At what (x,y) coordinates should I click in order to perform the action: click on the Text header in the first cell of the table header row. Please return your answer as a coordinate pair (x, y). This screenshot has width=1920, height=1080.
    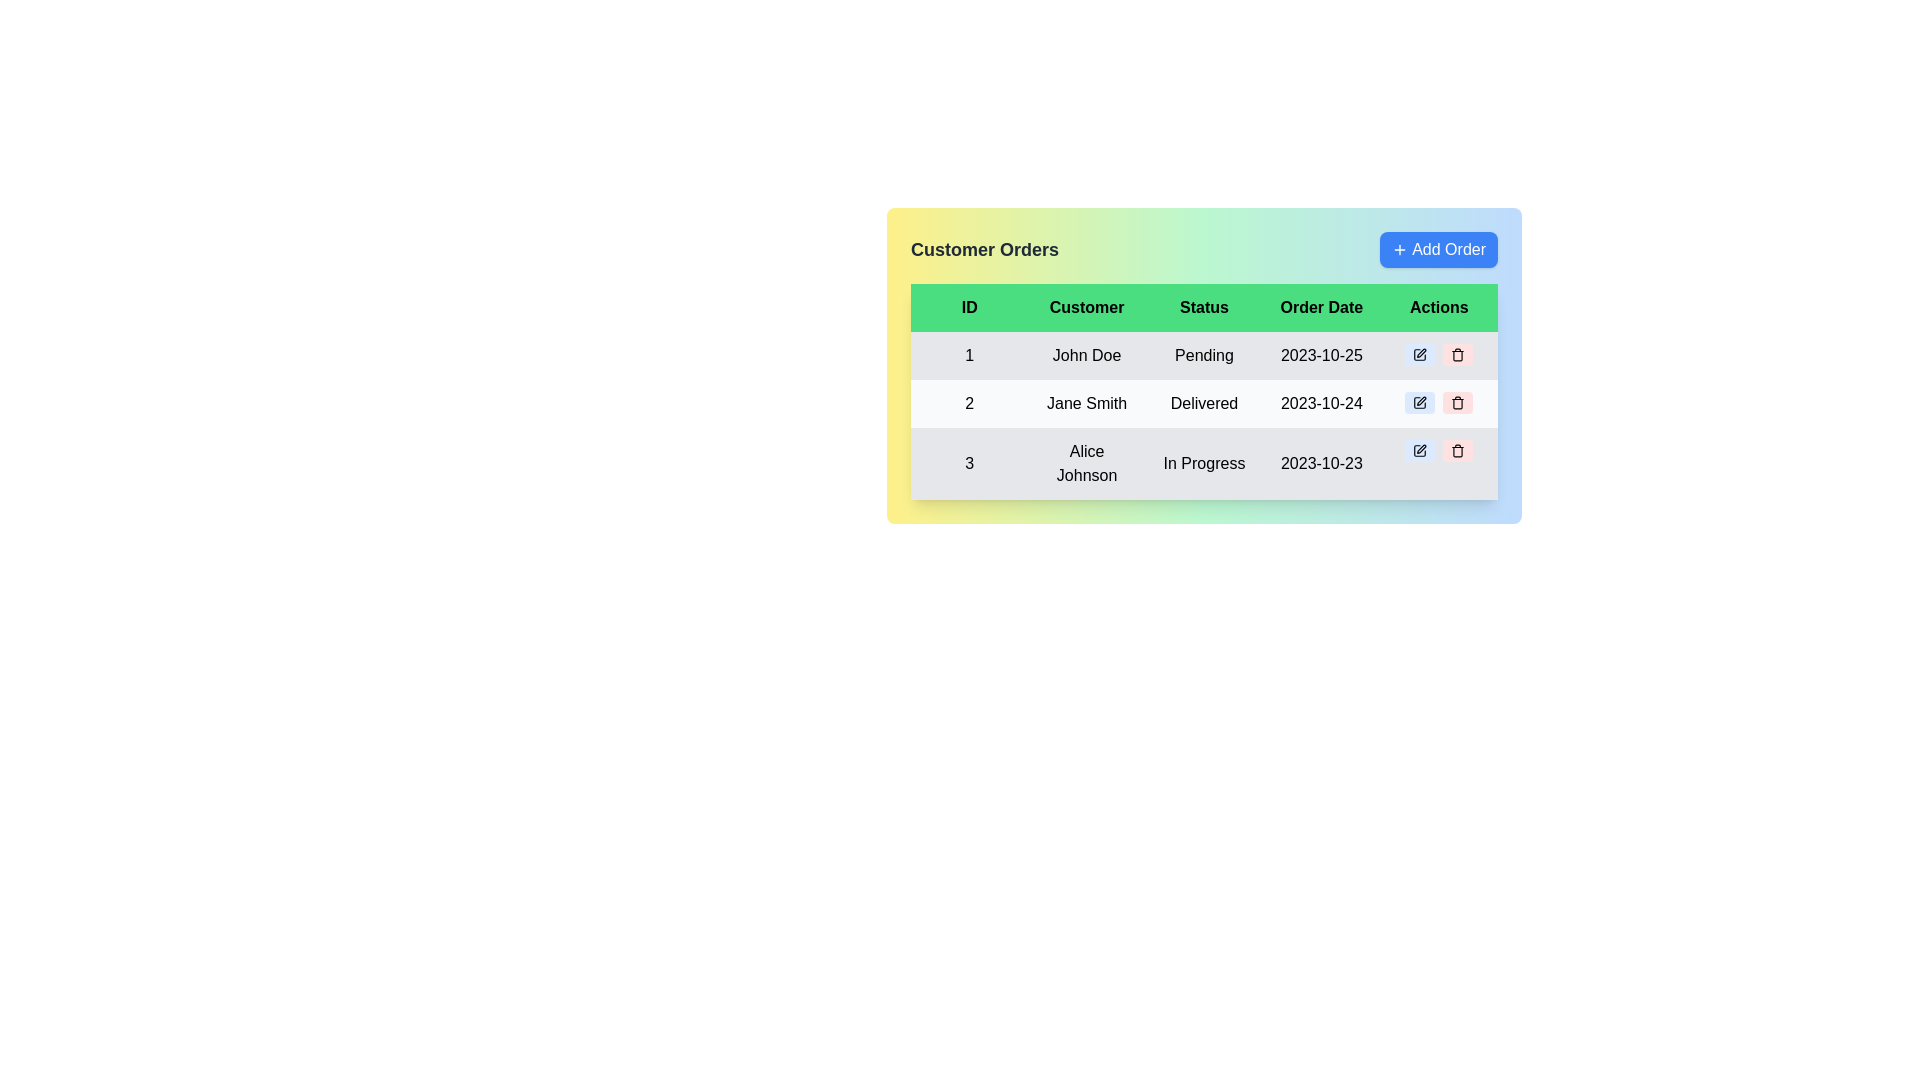
    Looking at the image, I should click on (969, 308).